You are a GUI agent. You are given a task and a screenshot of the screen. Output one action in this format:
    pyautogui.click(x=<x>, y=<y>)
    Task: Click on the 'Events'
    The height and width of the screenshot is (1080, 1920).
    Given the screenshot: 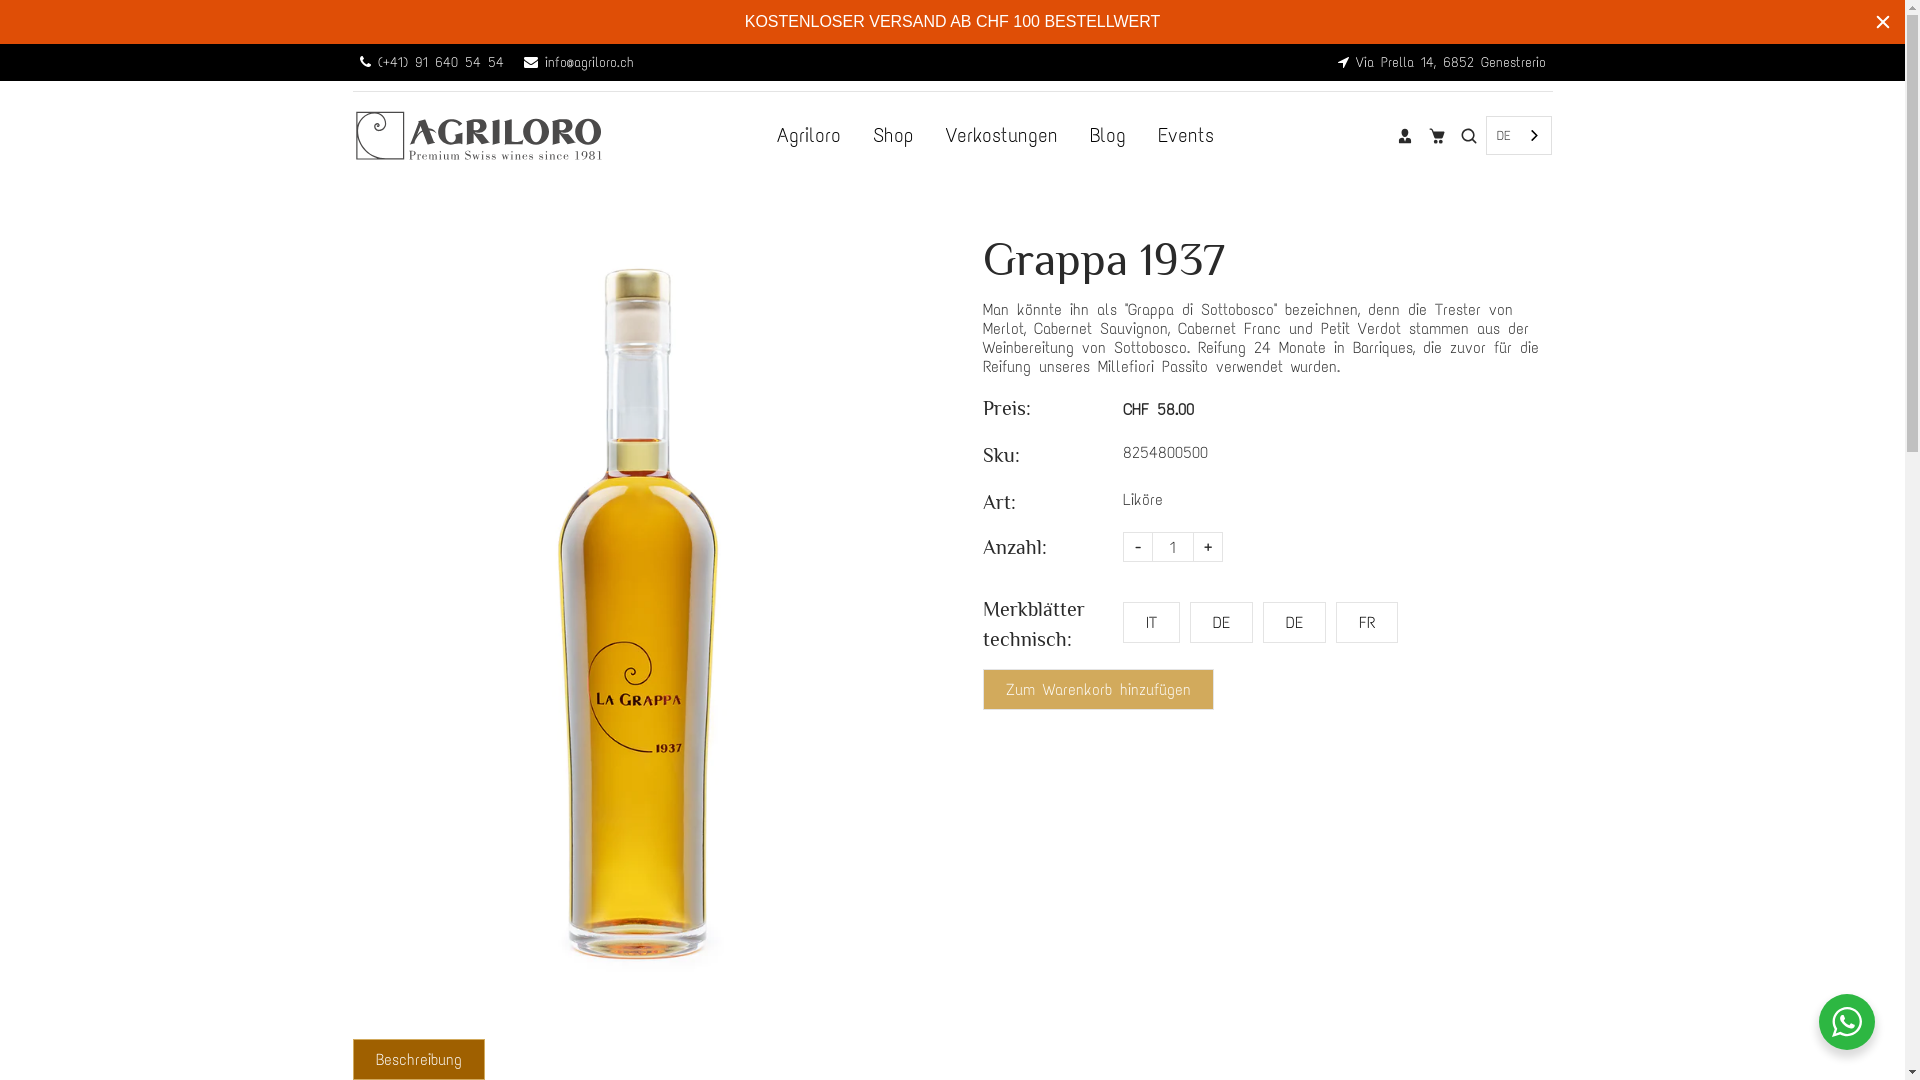 What is the action you would take?
    pyautogui.click(x=1185, y=135)
    